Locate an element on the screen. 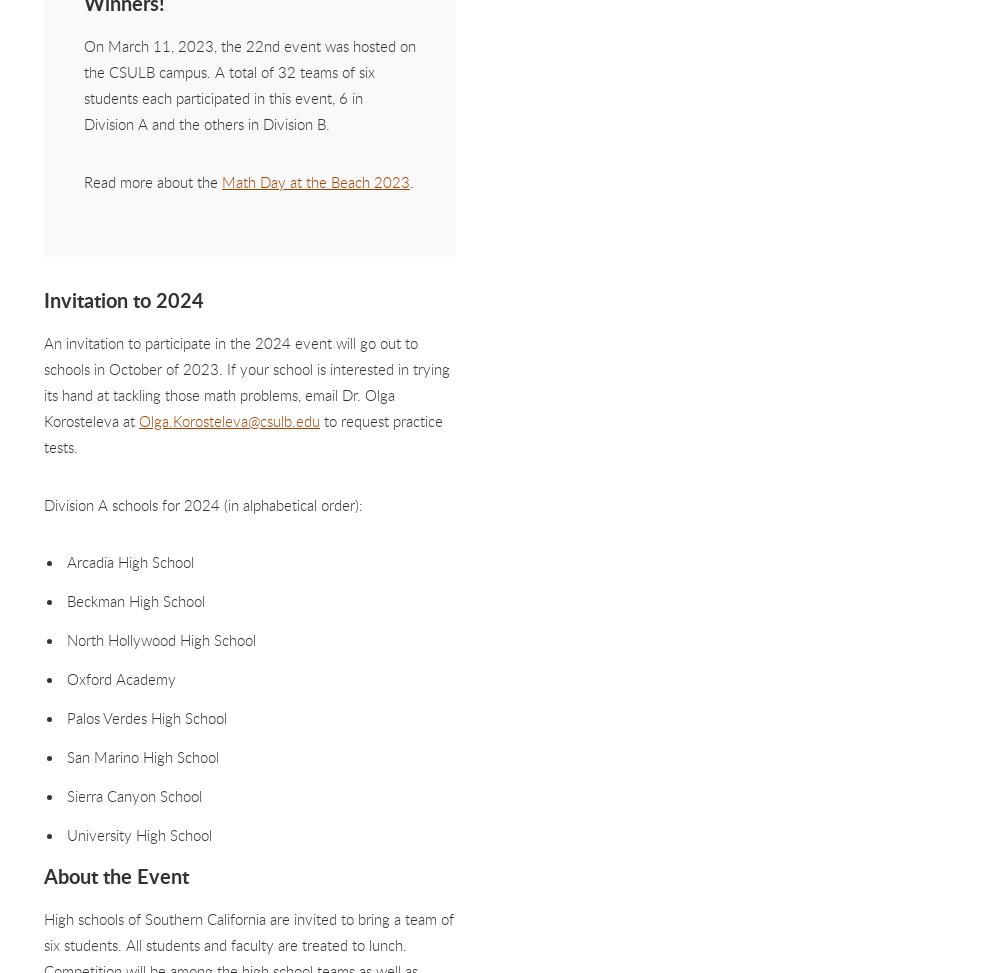 The width and height of the screenshot is (1000, 973). 'Palos Verdes High School' is located at coordinates (147, 717).